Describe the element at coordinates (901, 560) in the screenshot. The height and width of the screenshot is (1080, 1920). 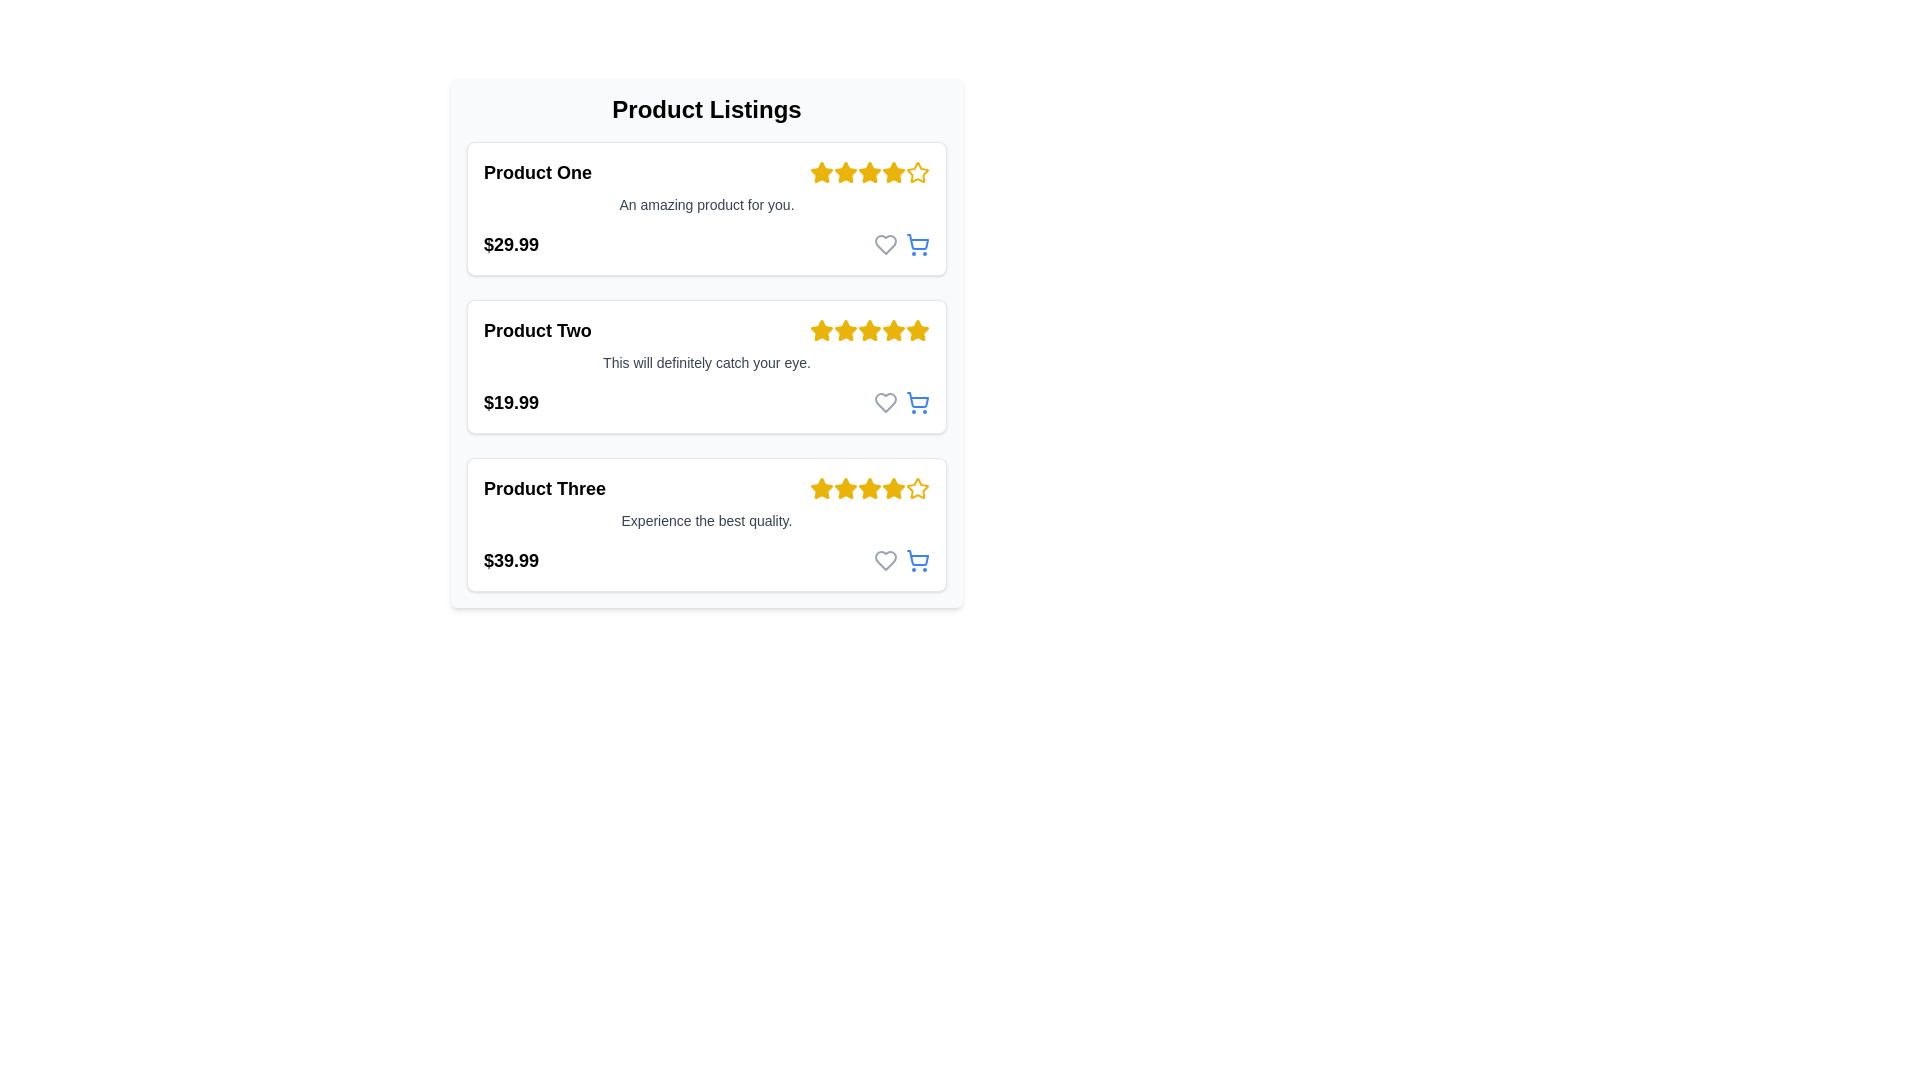
I see `the shopping cart icon located in the bottom-right corner of the 'Product Three' card` at that location.